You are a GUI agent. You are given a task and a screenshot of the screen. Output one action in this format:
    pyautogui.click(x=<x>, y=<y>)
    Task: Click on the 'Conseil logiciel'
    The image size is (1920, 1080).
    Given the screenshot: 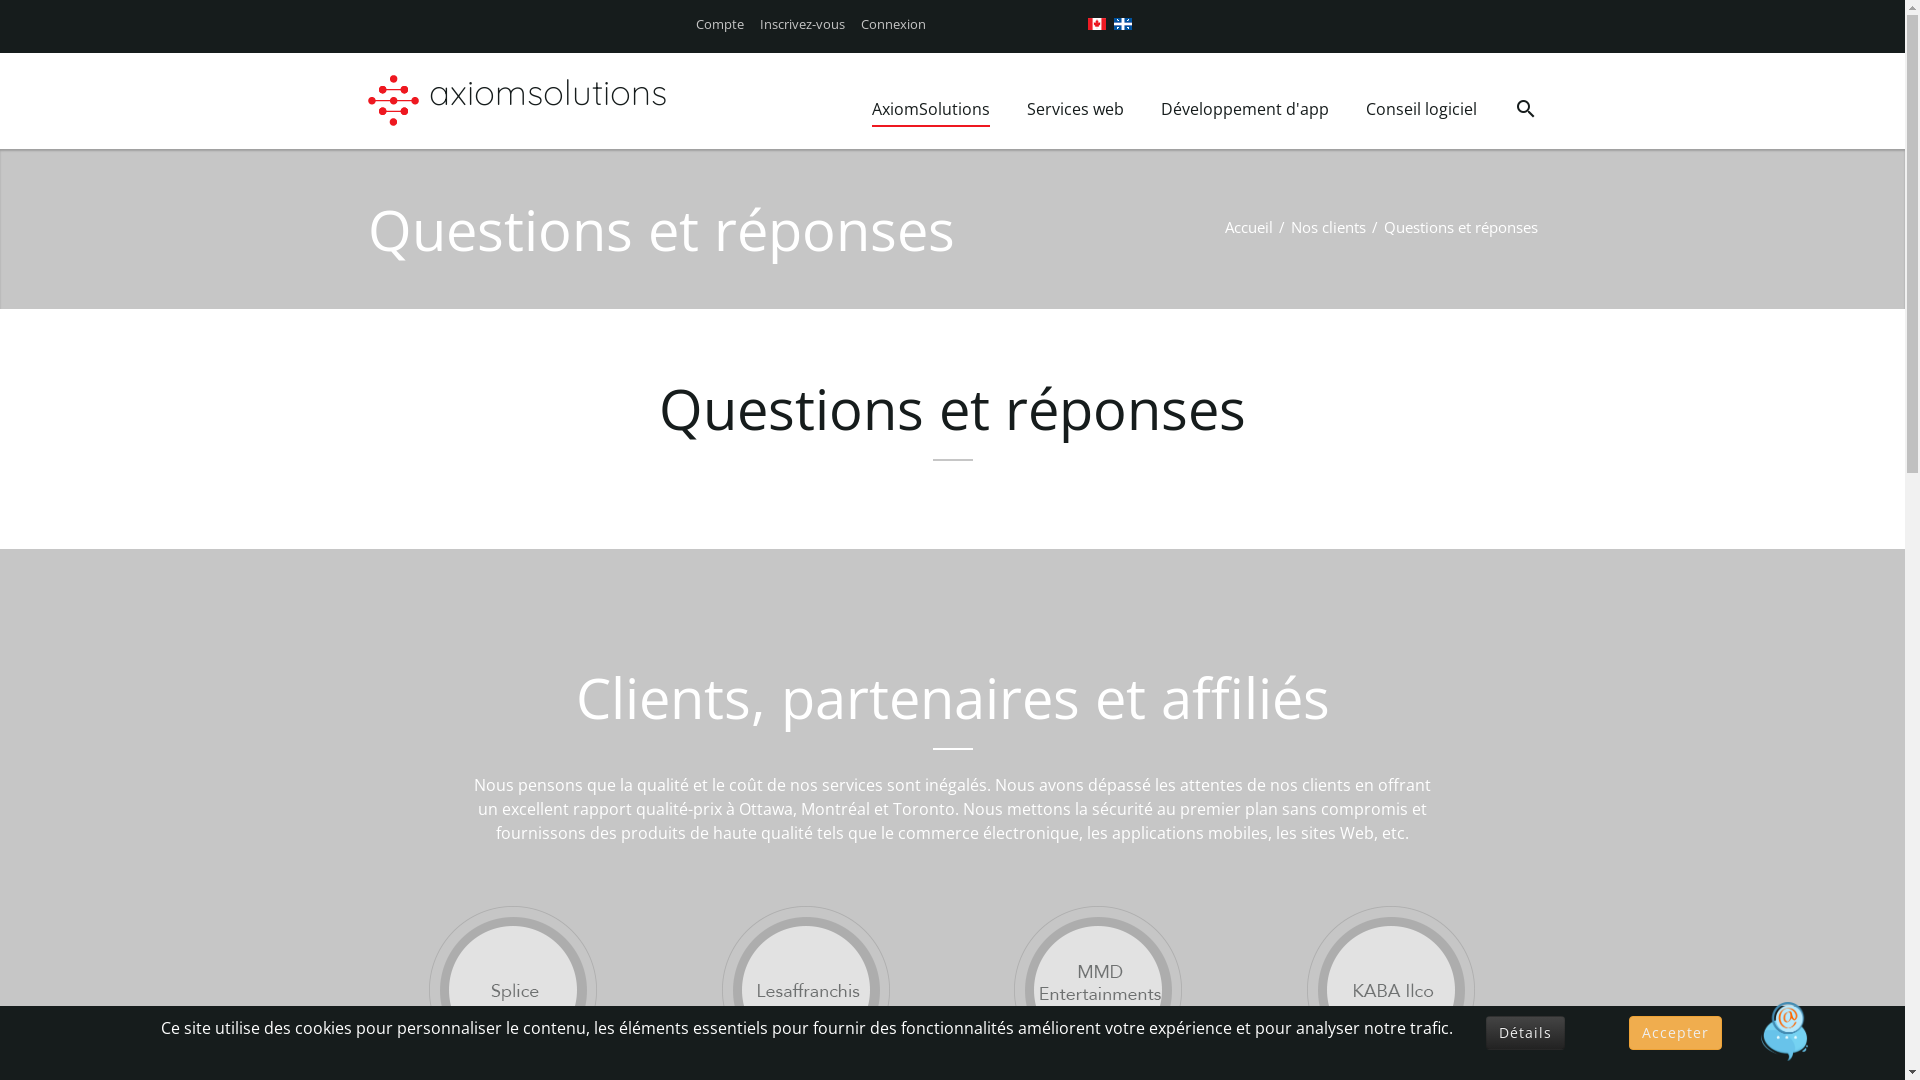 What is the action you would take?
    pyautogui.click(x=1365, y=111)
    